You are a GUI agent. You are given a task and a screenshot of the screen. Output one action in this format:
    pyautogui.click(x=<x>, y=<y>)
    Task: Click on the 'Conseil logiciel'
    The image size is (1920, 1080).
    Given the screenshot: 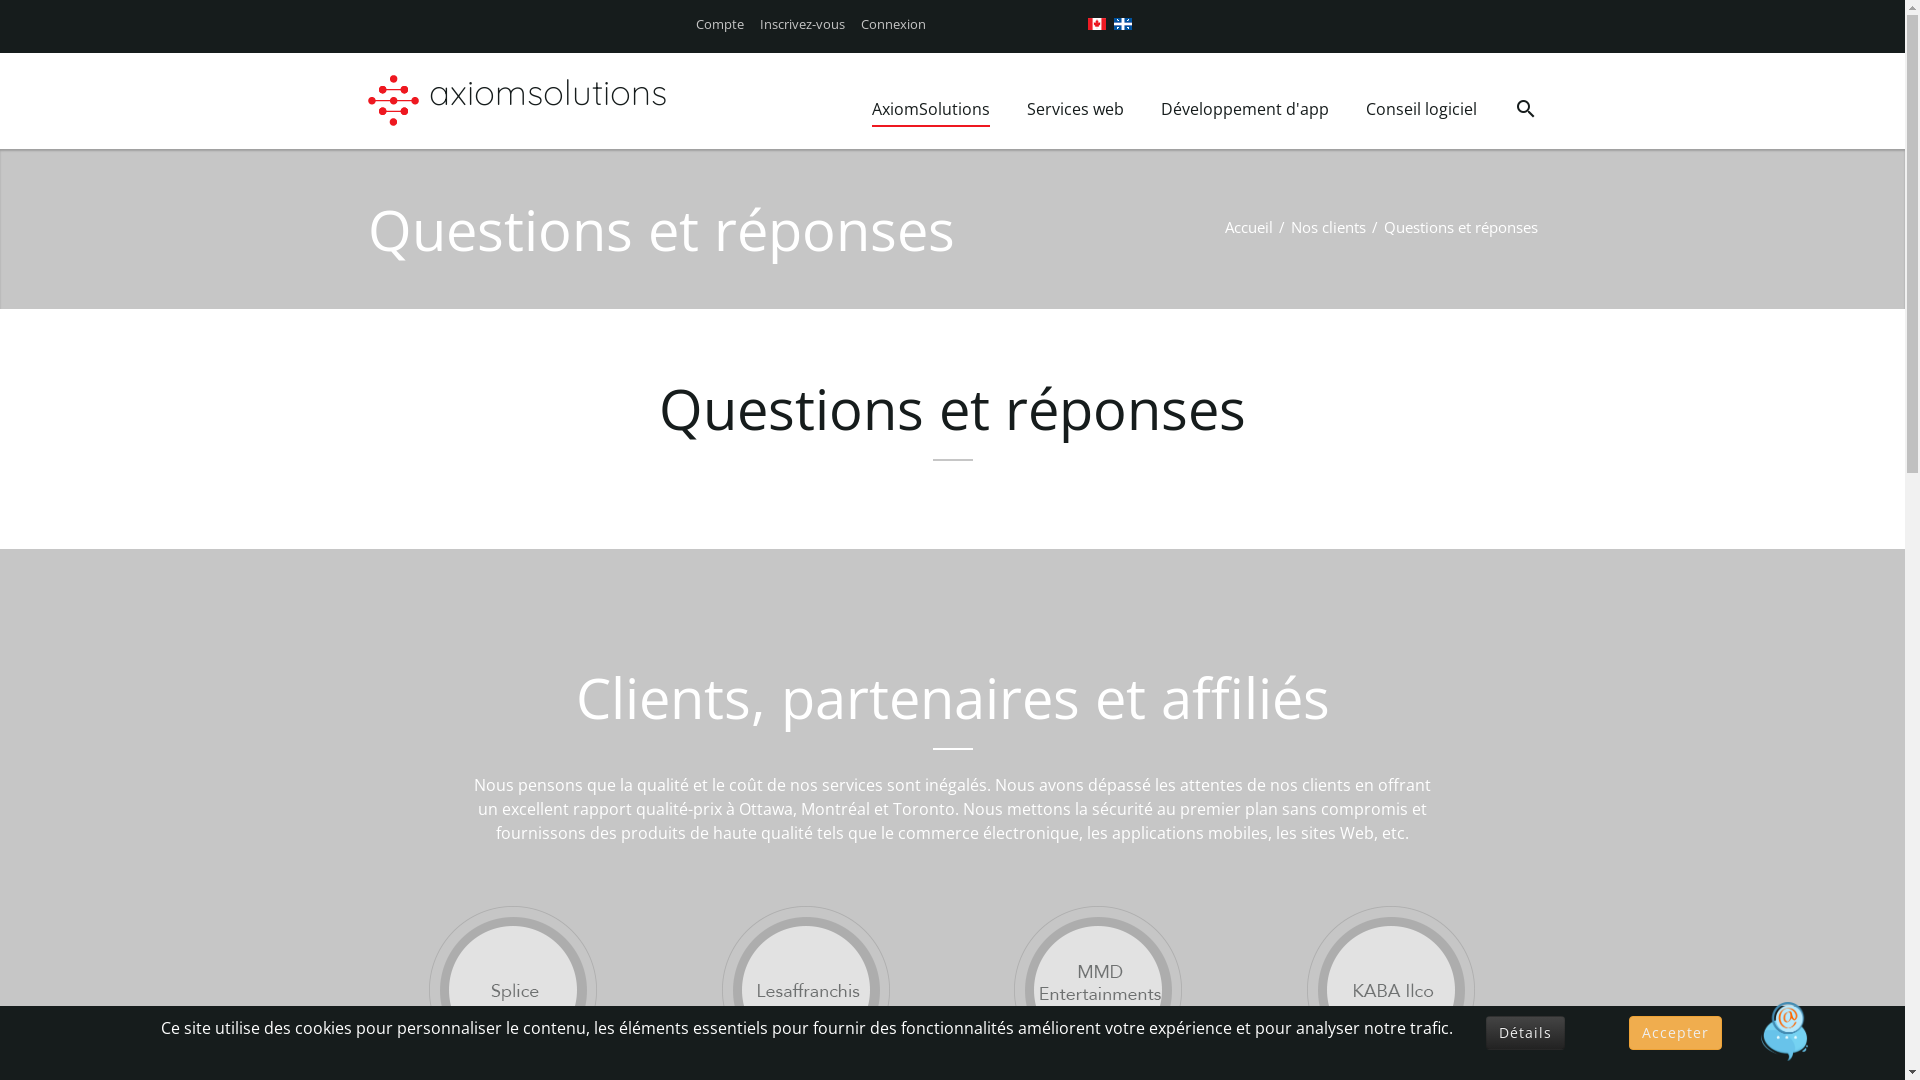 What is the action you would take?
    pyautogui.click(x=1365, y=111)
    